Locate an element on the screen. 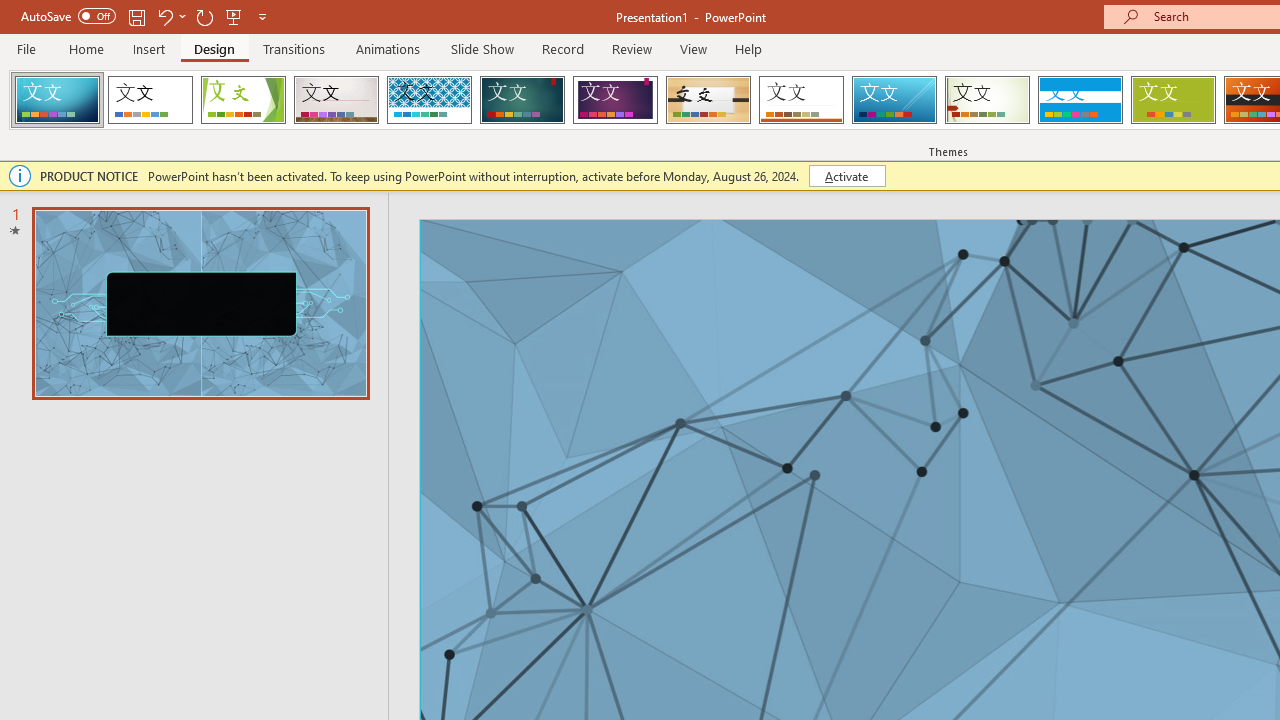  'Banded' is located at coordinates (1079, 100).